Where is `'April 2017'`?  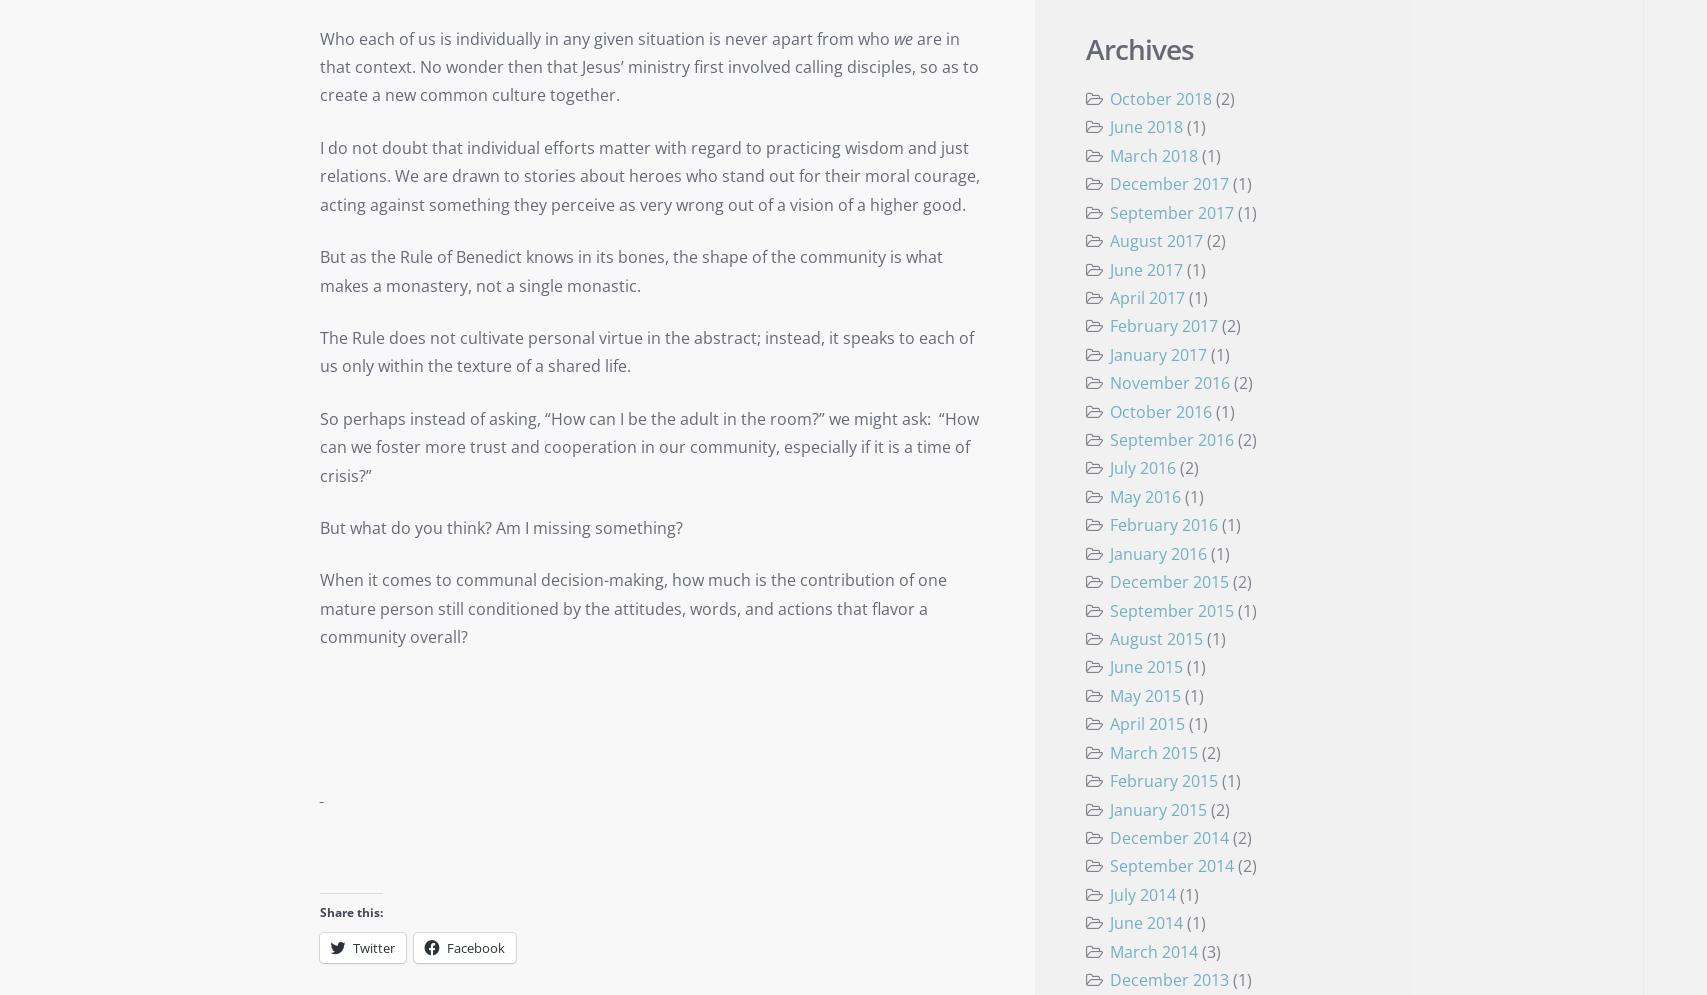 'April 2017' is located at coordinates (1145, 296).